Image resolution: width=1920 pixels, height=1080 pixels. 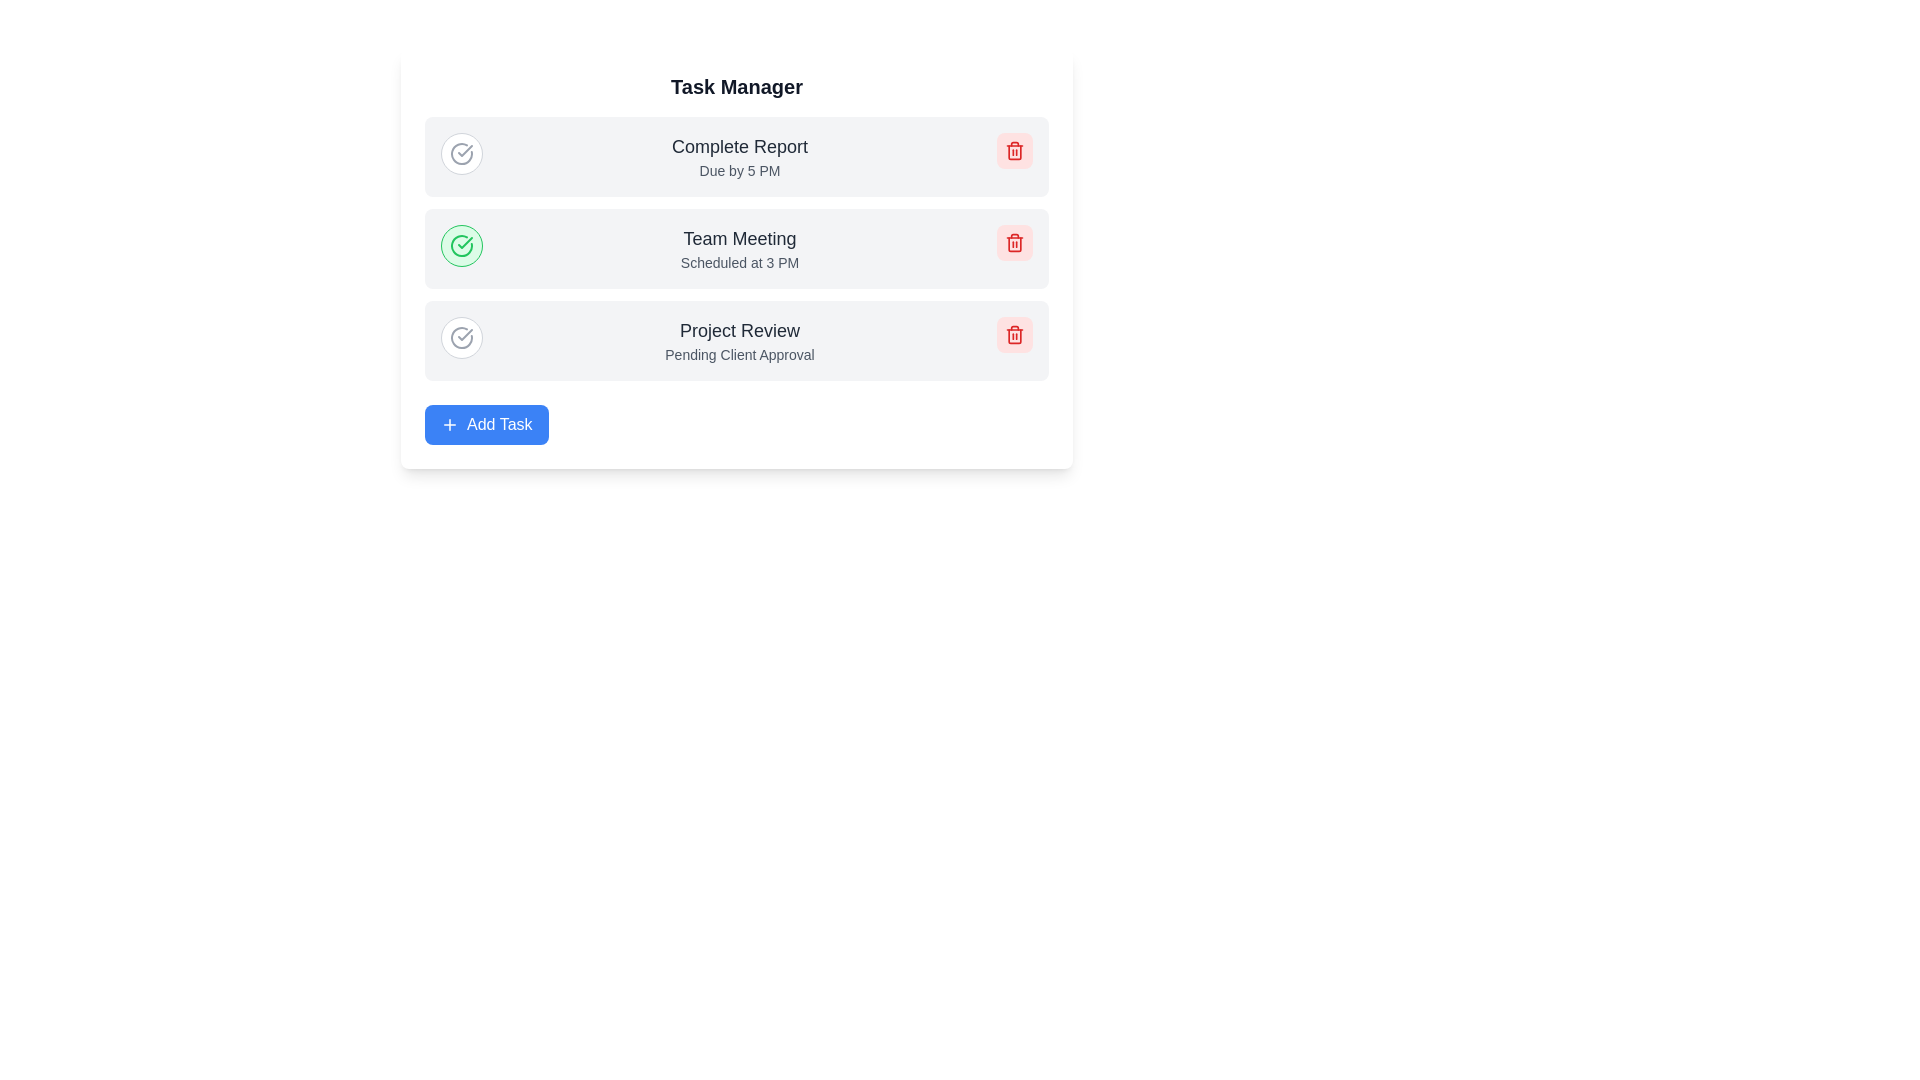 I want to click on the text label titled 'Team Meeting' which provides a brief description of the task in the task management UI, so click(x=738, y=238).